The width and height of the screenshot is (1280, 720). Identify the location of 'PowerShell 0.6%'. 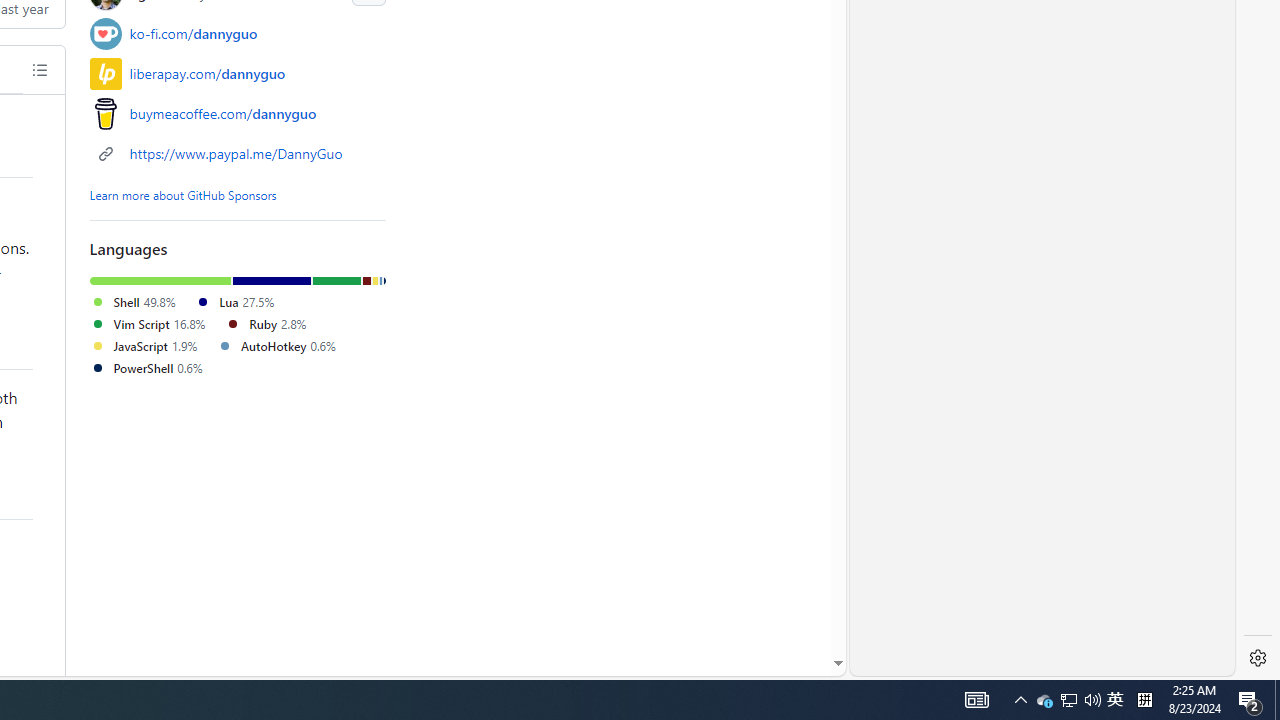
(145, 367).